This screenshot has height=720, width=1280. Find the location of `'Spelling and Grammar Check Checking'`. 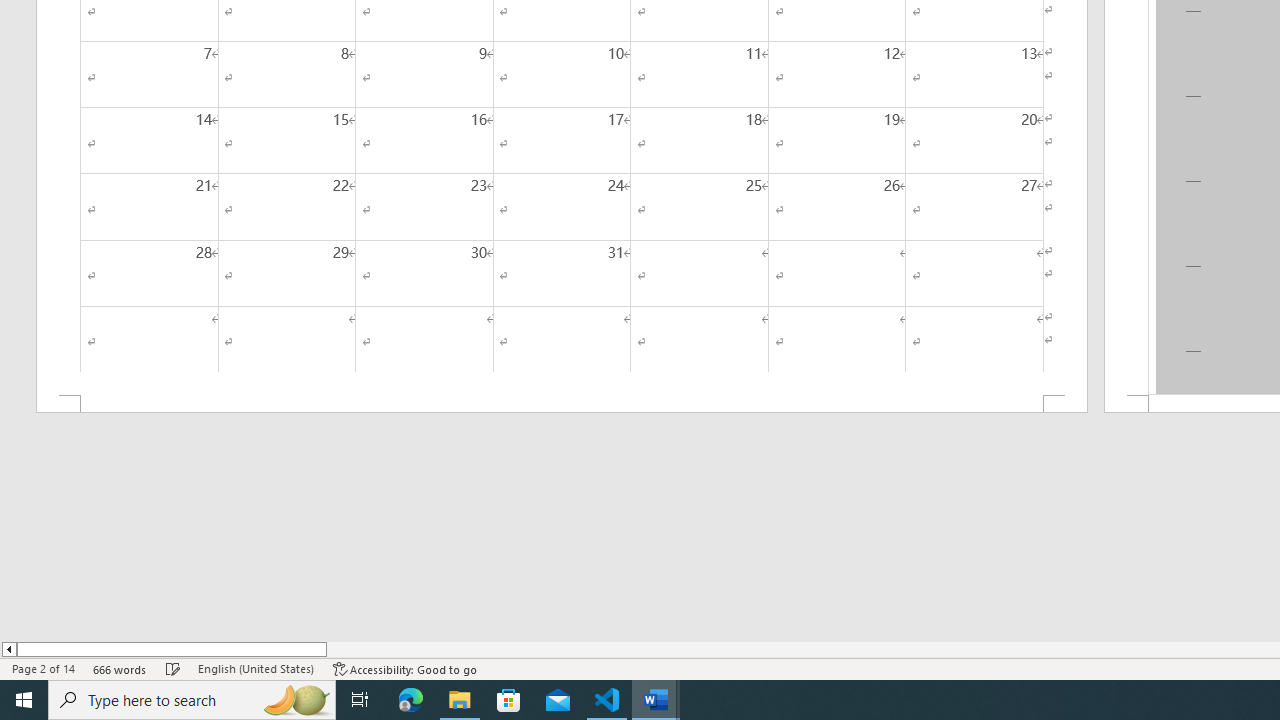

'Spelling and Grammar Check Checking' is located at coordinates (173, 669).